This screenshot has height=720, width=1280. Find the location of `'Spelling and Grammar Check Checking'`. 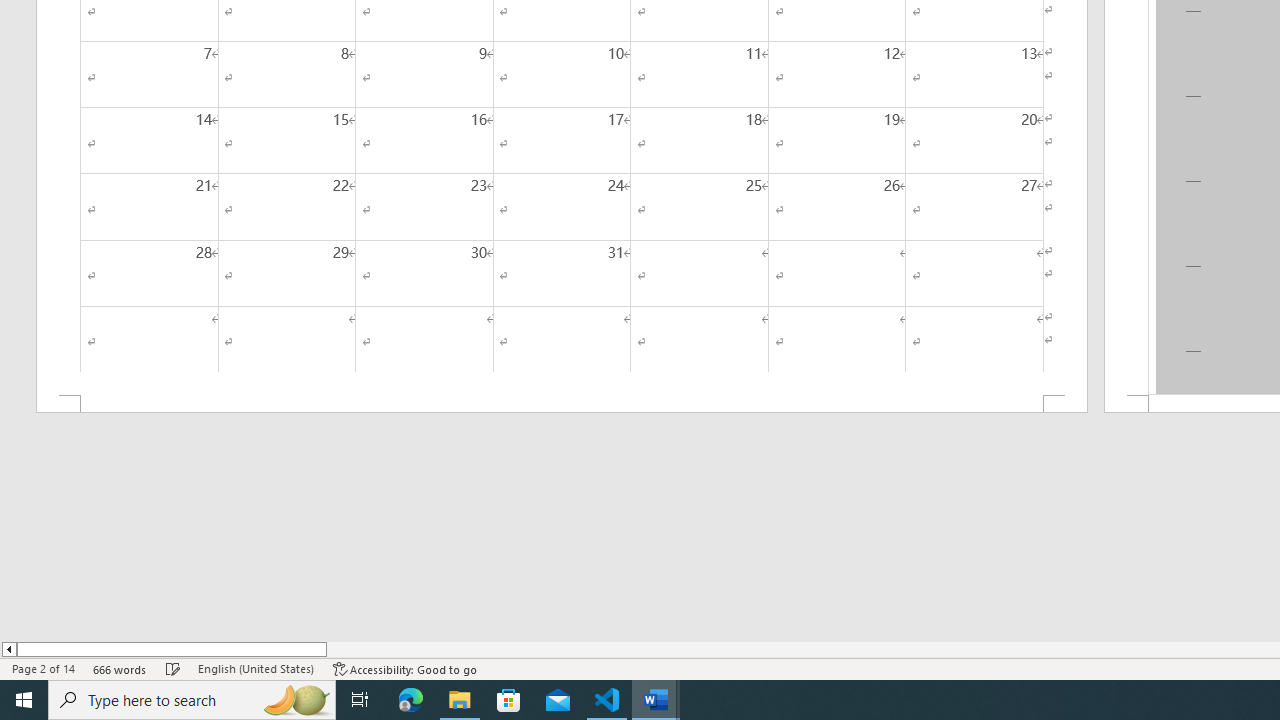

'Spelling and Grammar Check Checking' is located at coordinates (173, 669).